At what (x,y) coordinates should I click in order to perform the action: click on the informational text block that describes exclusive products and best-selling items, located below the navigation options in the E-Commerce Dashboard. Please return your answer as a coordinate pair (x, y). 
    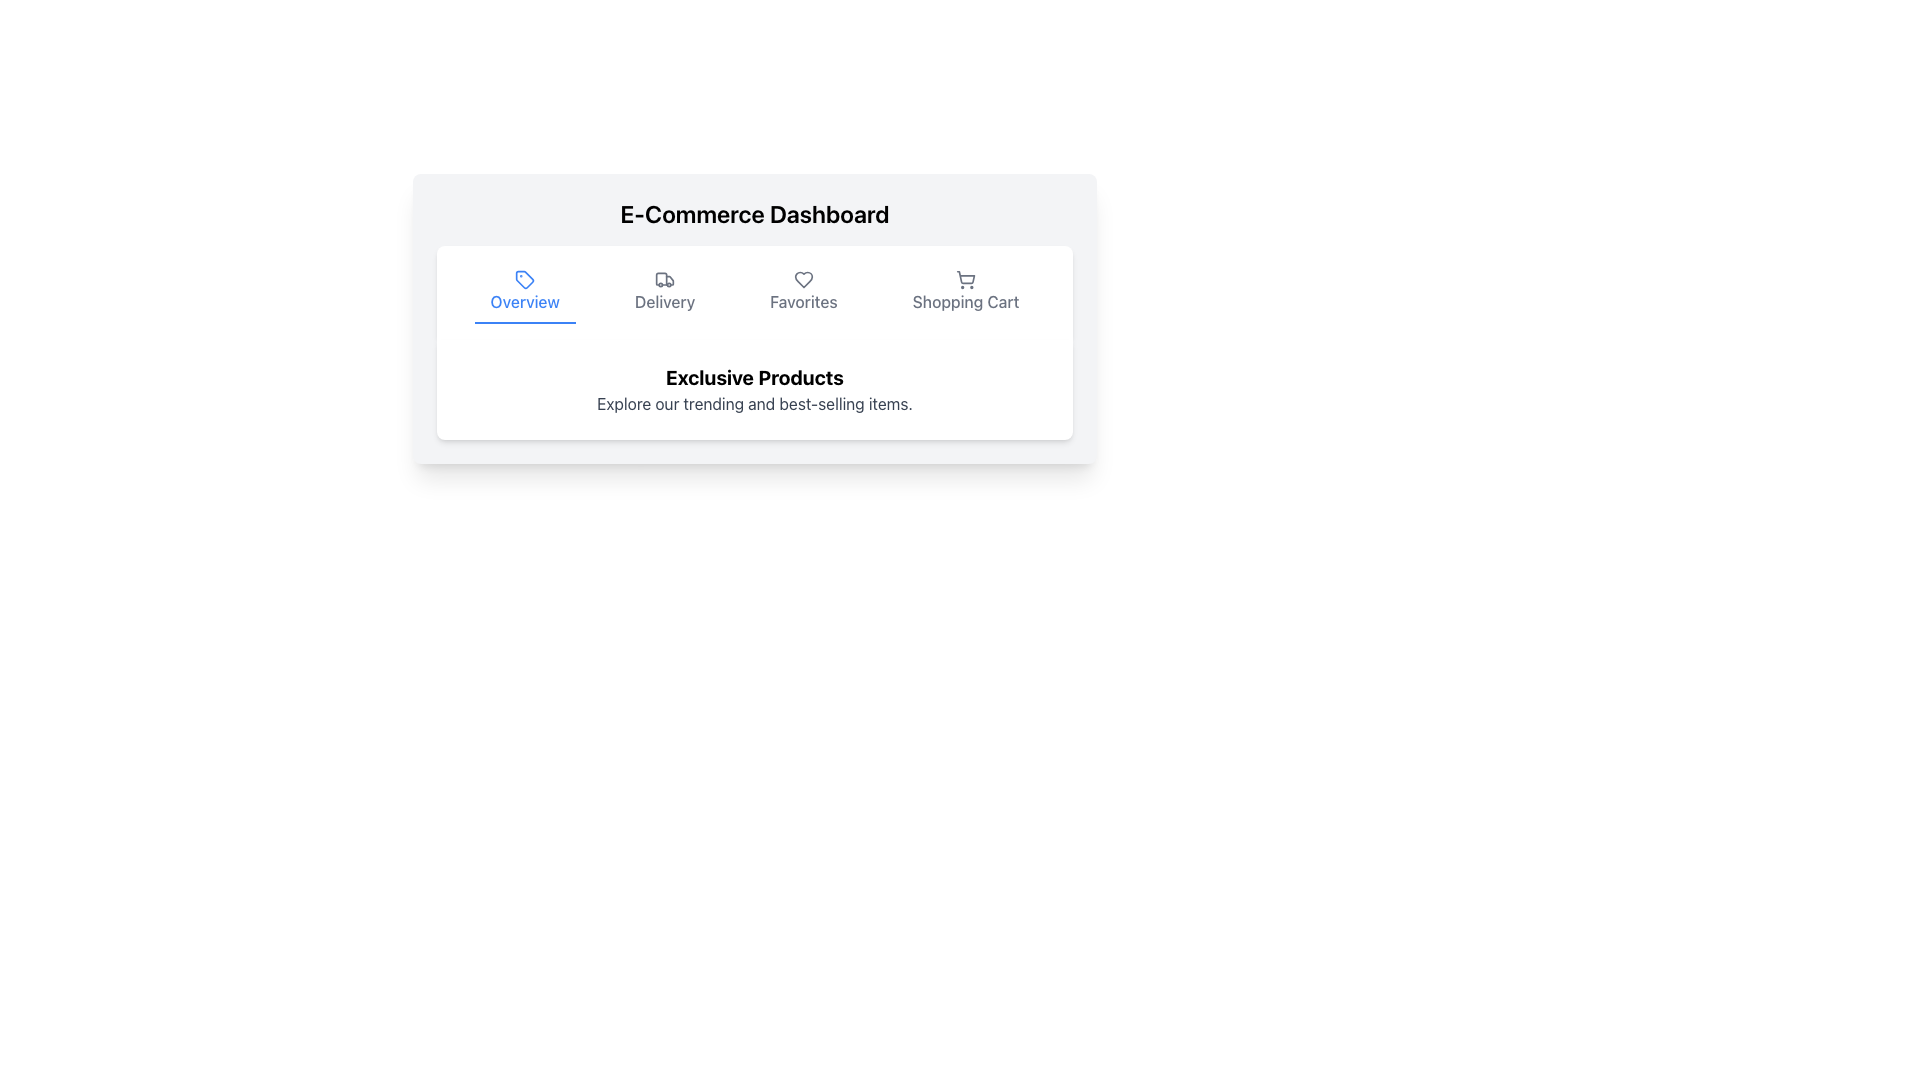
    Looking at the image, I should click on (753, 389).